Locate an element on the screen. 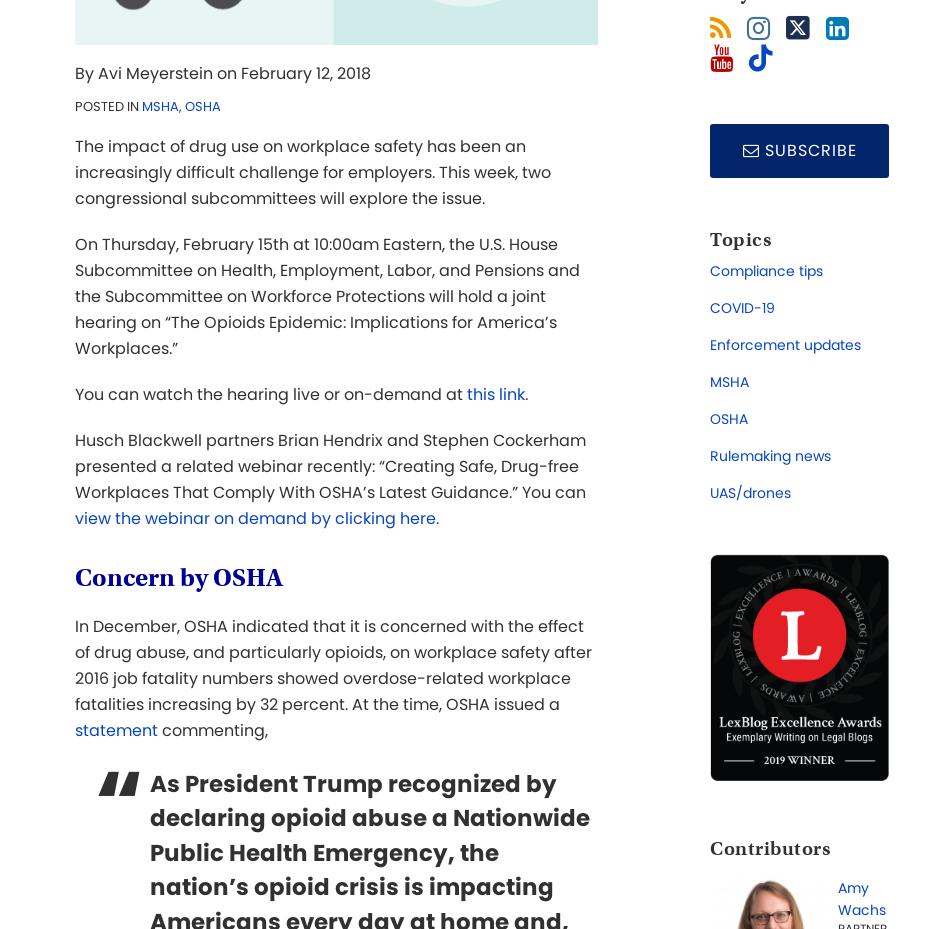  'By' is located at coordinates (85, 72).